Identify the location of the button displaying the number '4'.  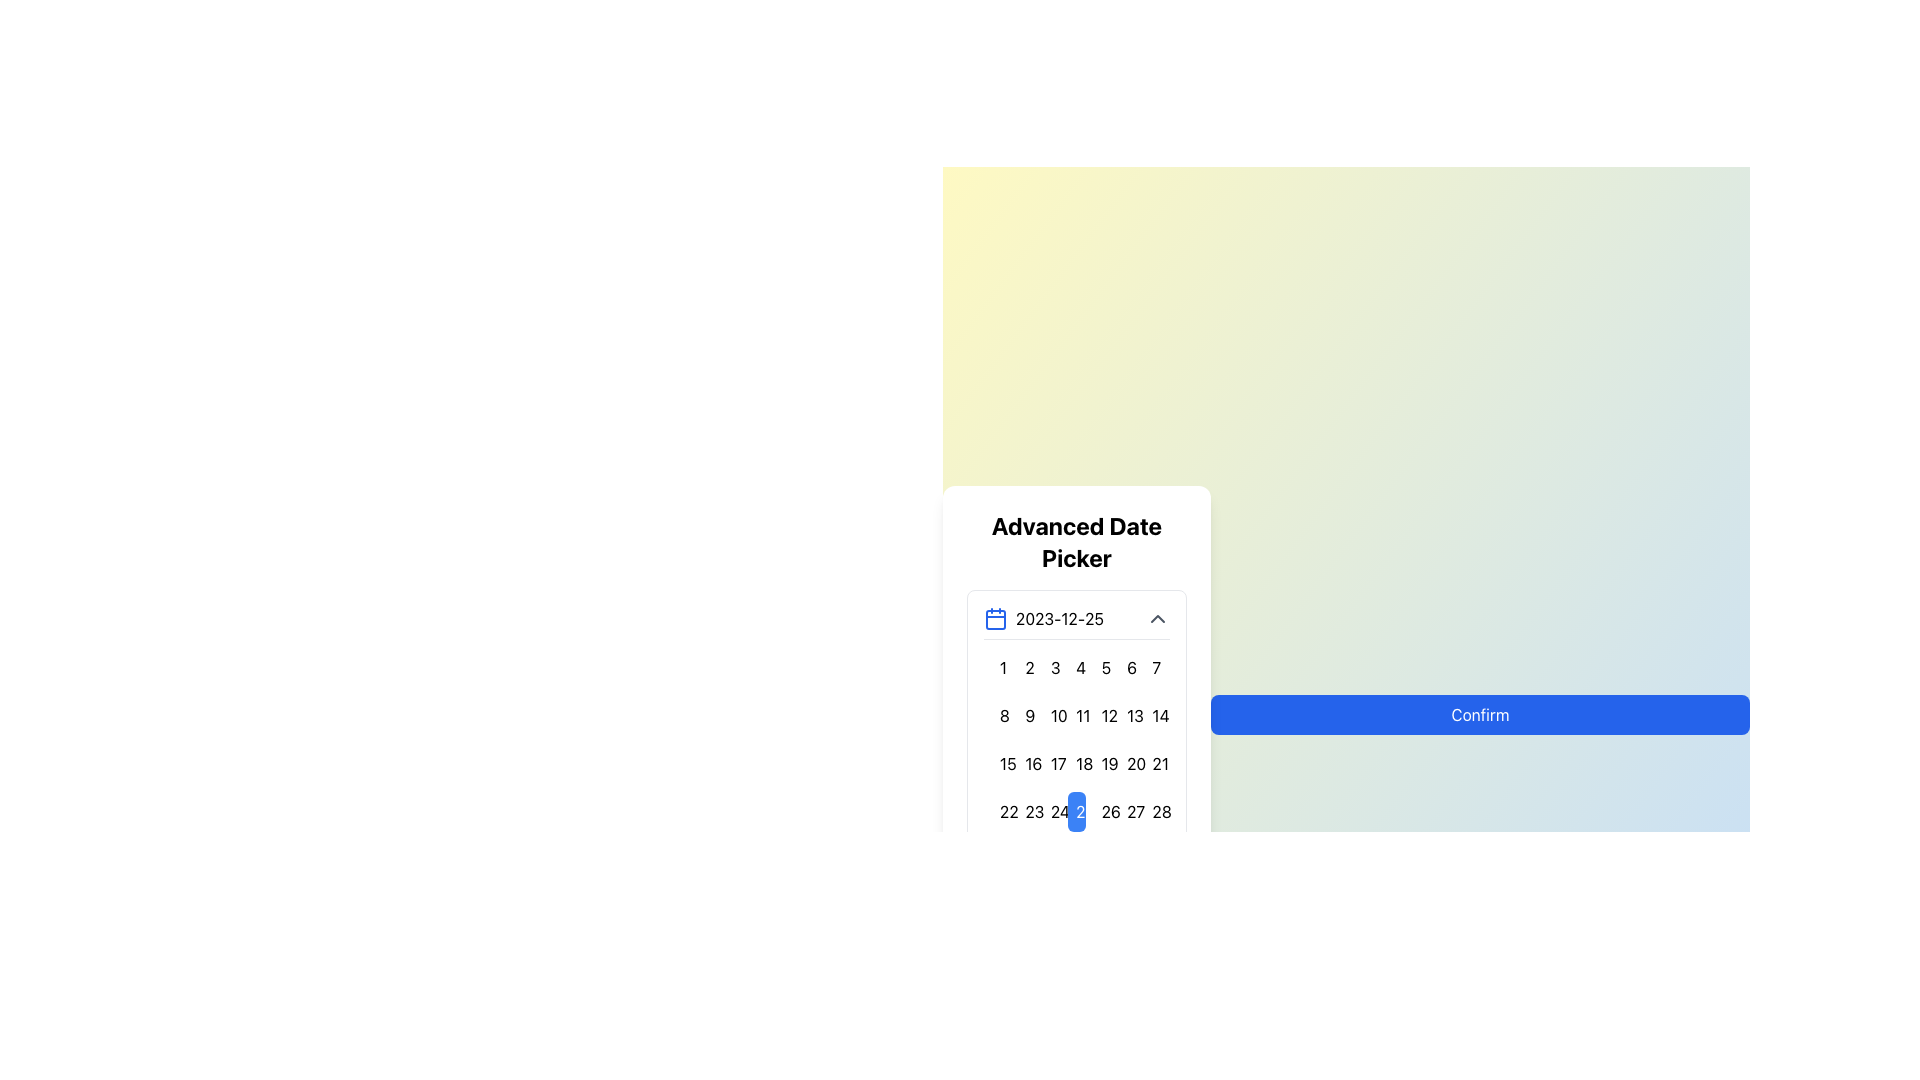
(1075, 667).